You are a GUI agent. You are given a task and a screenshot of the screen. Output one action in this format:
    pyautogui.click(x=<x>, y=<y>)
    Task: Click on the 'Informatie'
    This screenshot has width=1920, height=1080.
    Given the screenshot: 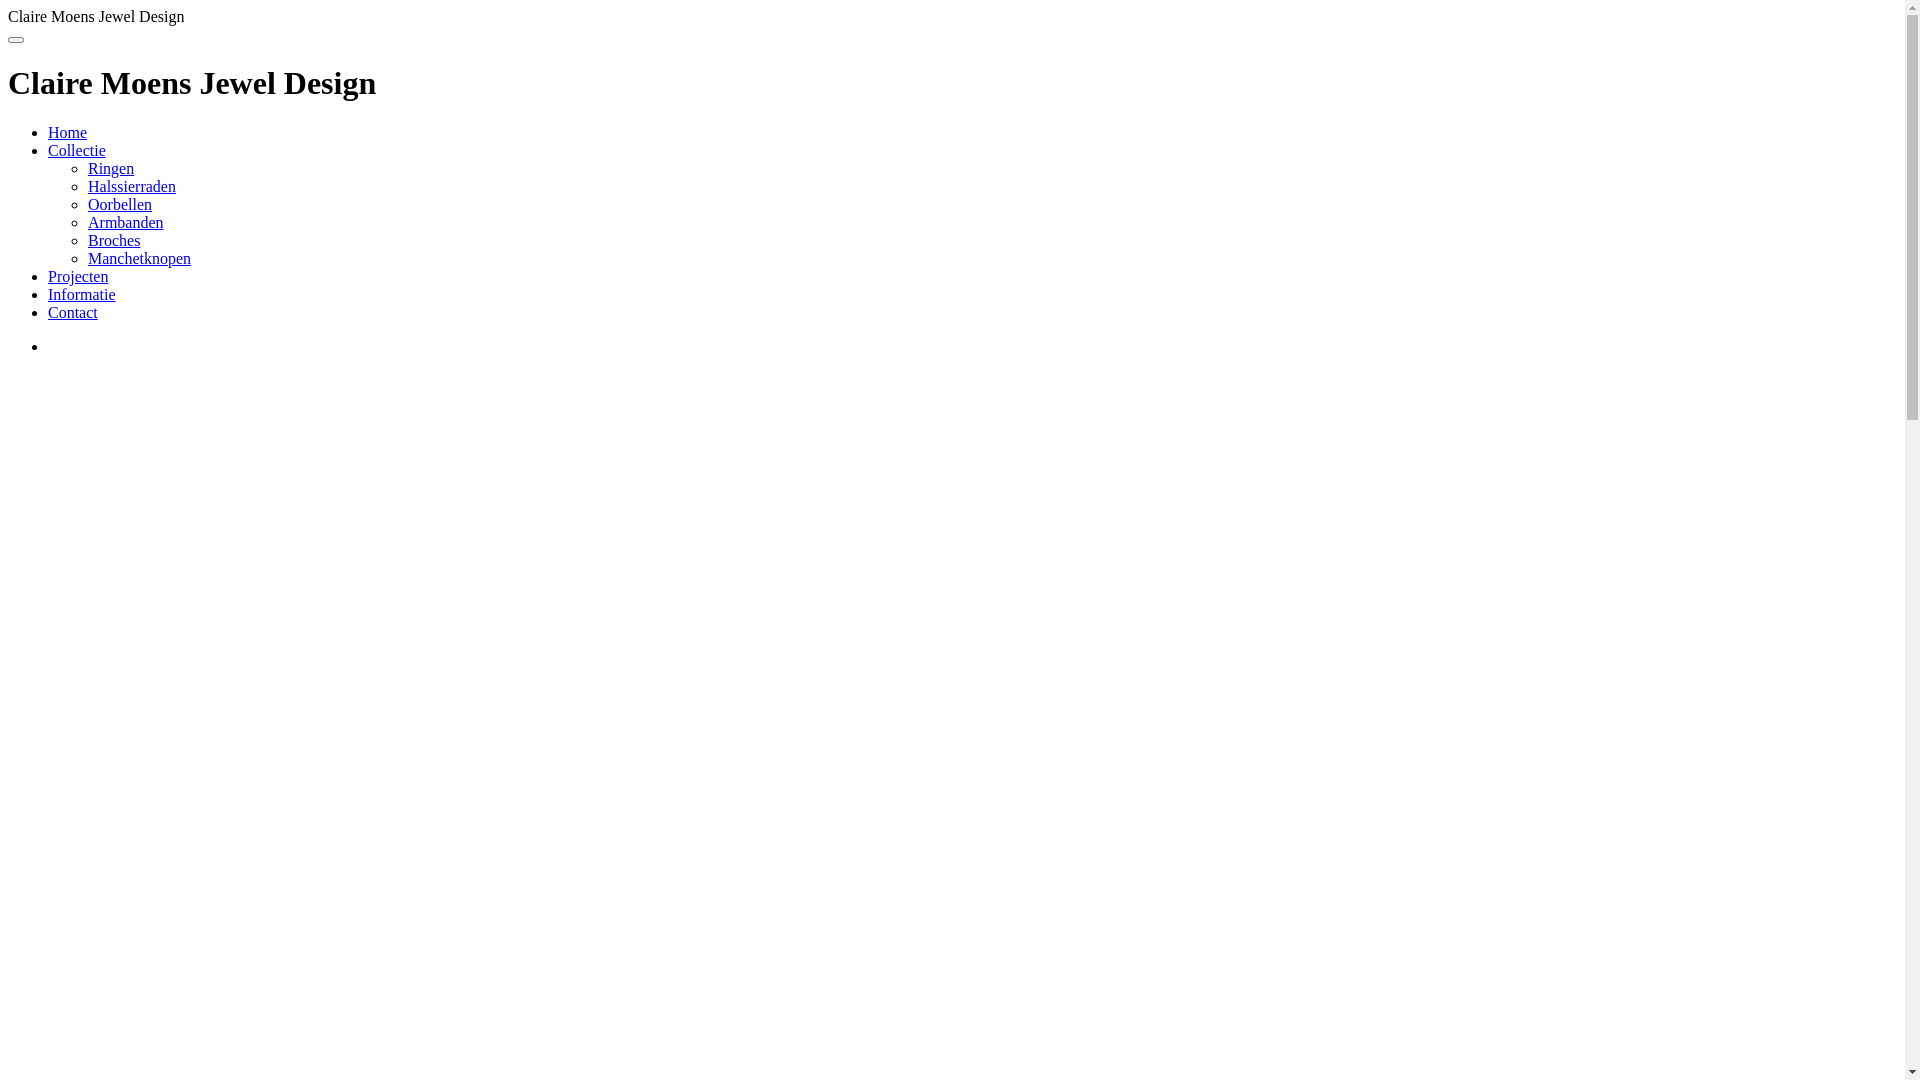 What is the action you would take?
    pyautogui.click(x=80, y=294)
    